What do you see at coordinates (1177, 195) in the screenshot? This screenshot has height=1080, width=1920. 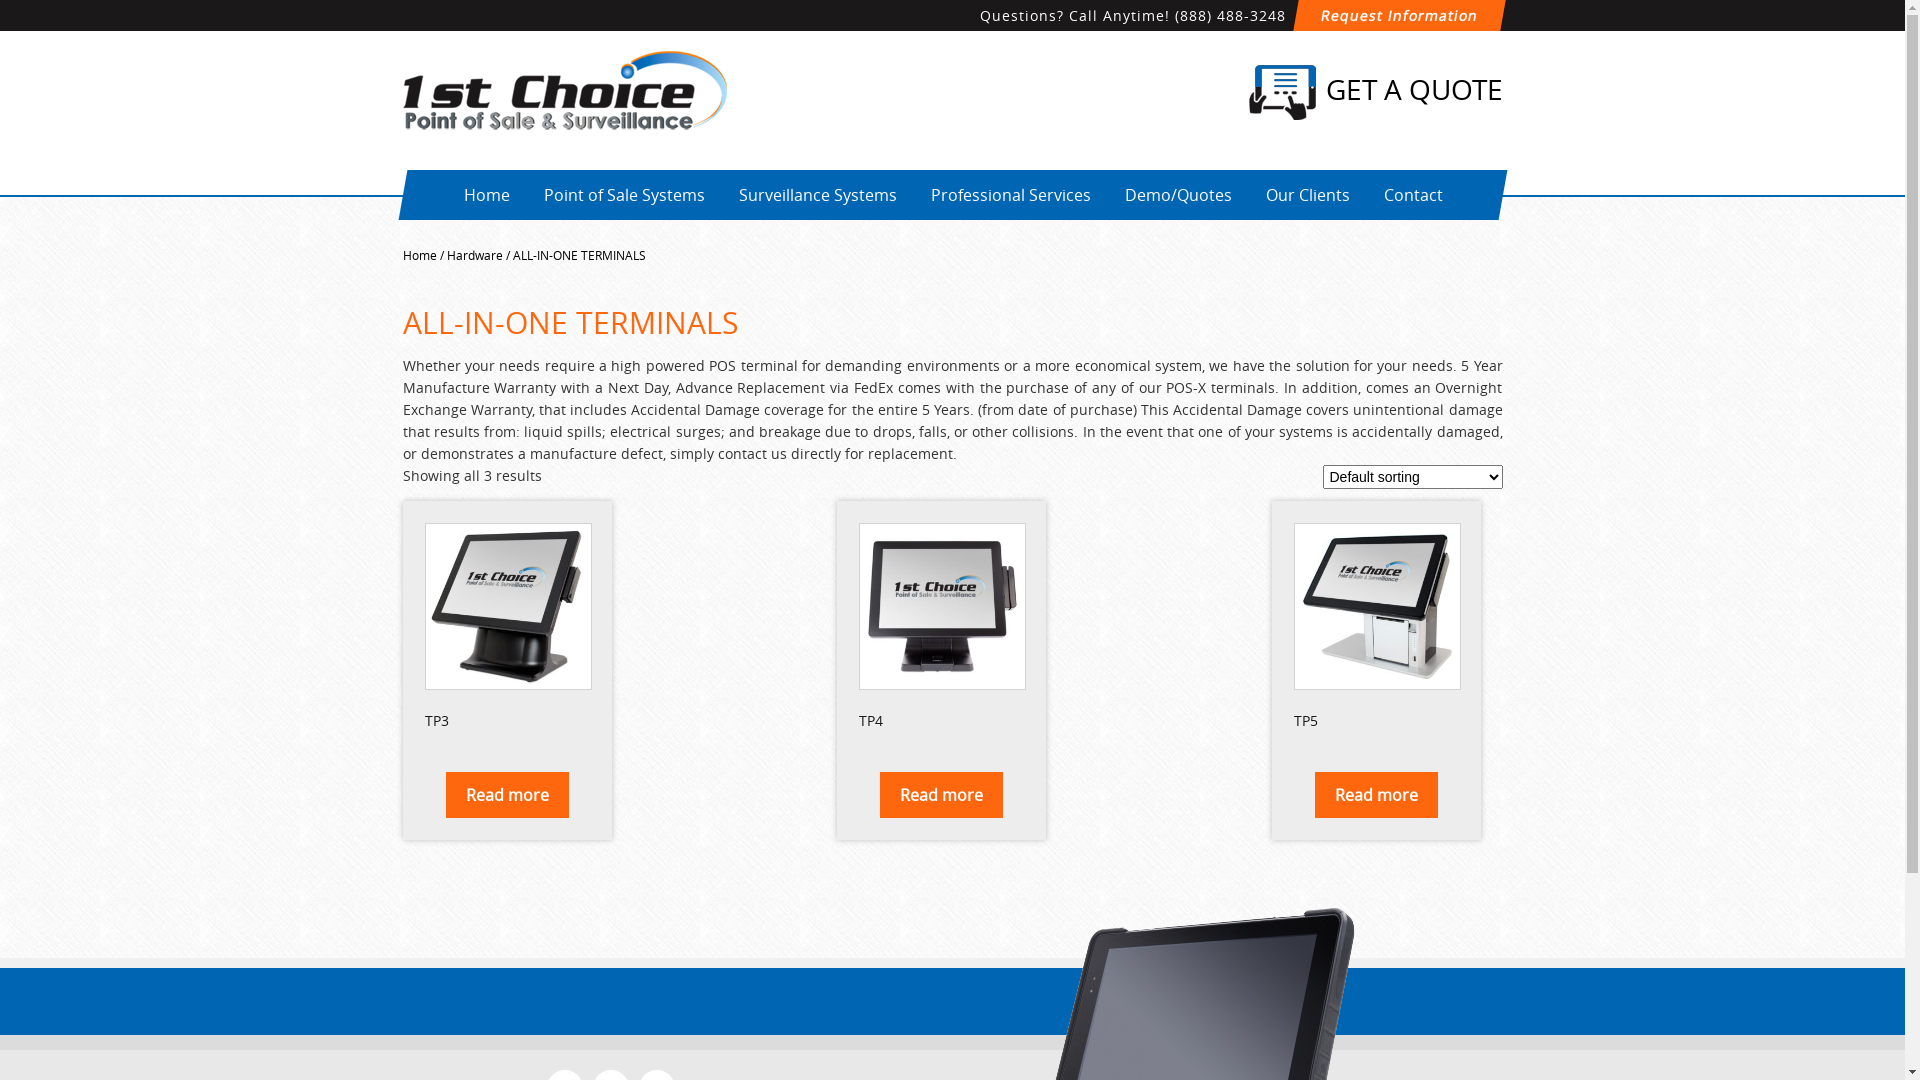 I see `'Demo/Quotes'` at bounding box center [1177, 195].